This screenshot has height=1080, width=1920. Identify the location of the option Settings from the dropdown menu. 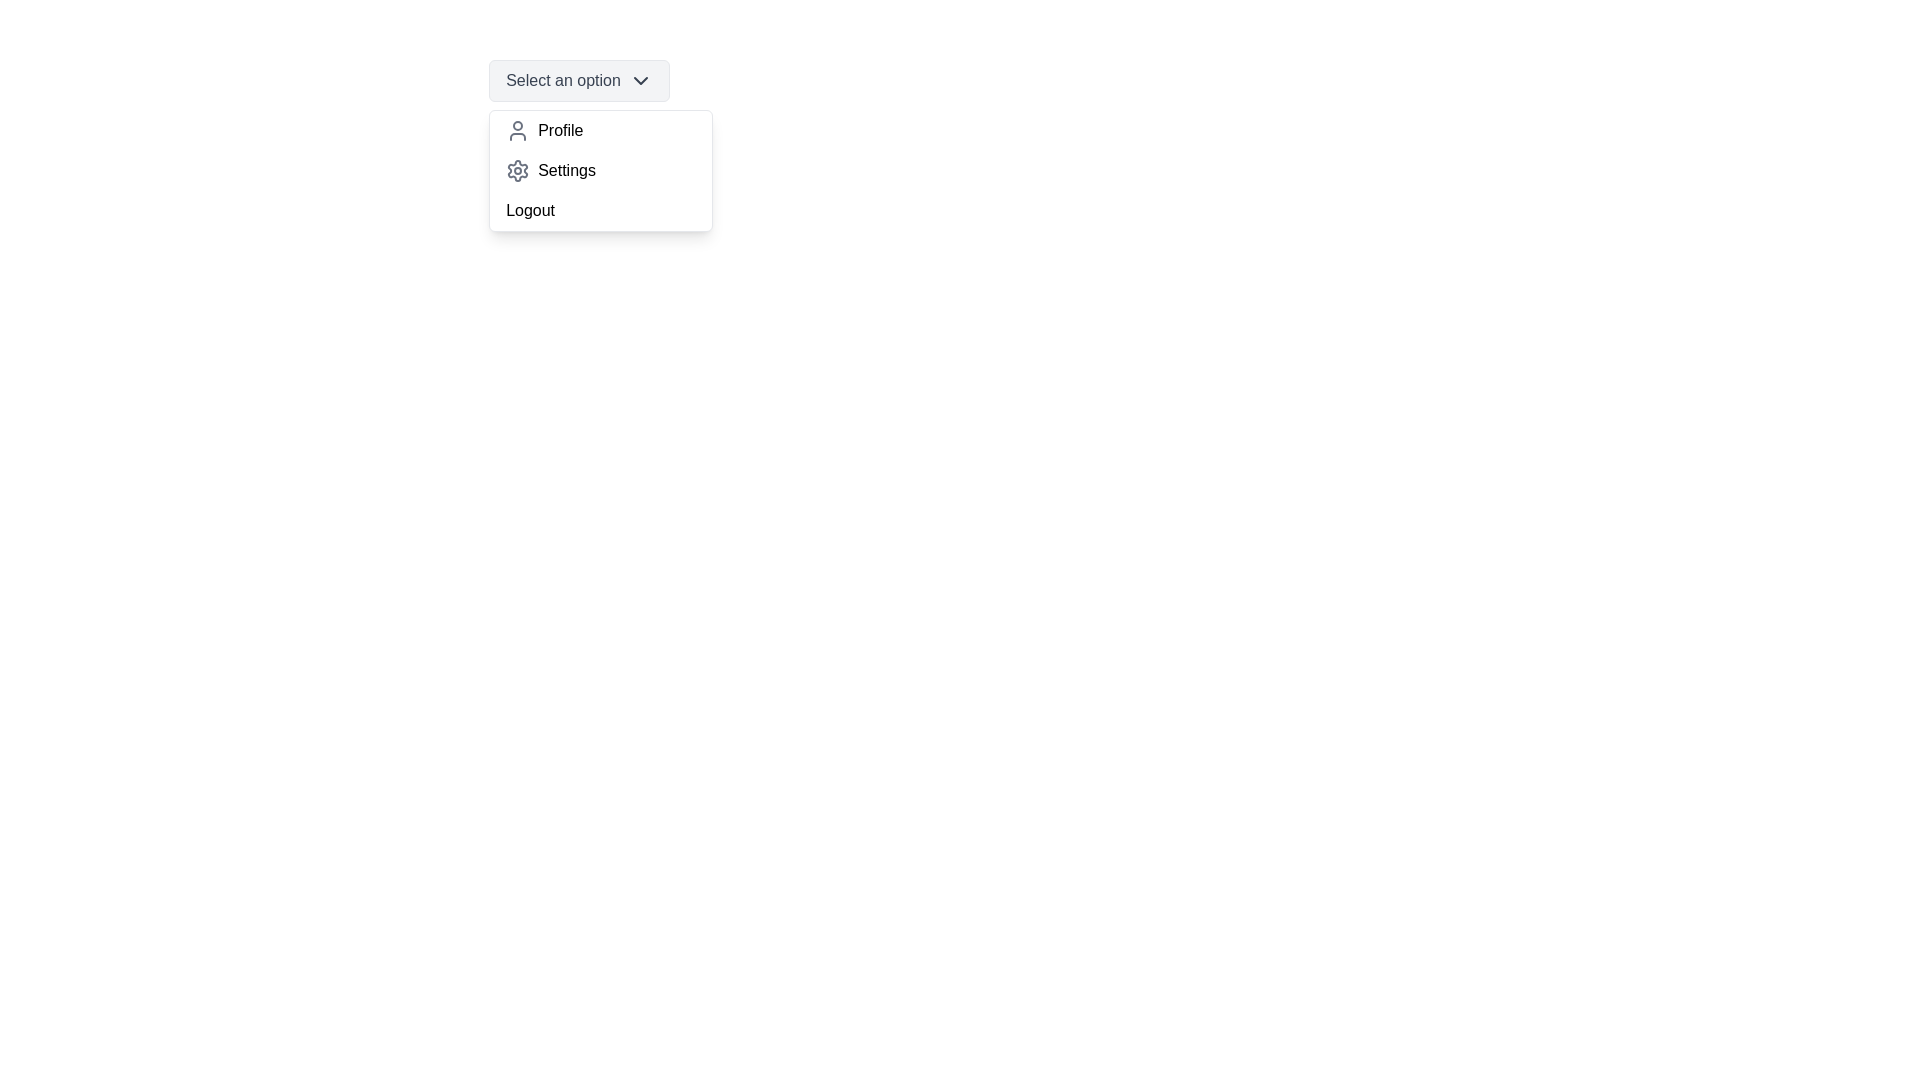
(600, 169).